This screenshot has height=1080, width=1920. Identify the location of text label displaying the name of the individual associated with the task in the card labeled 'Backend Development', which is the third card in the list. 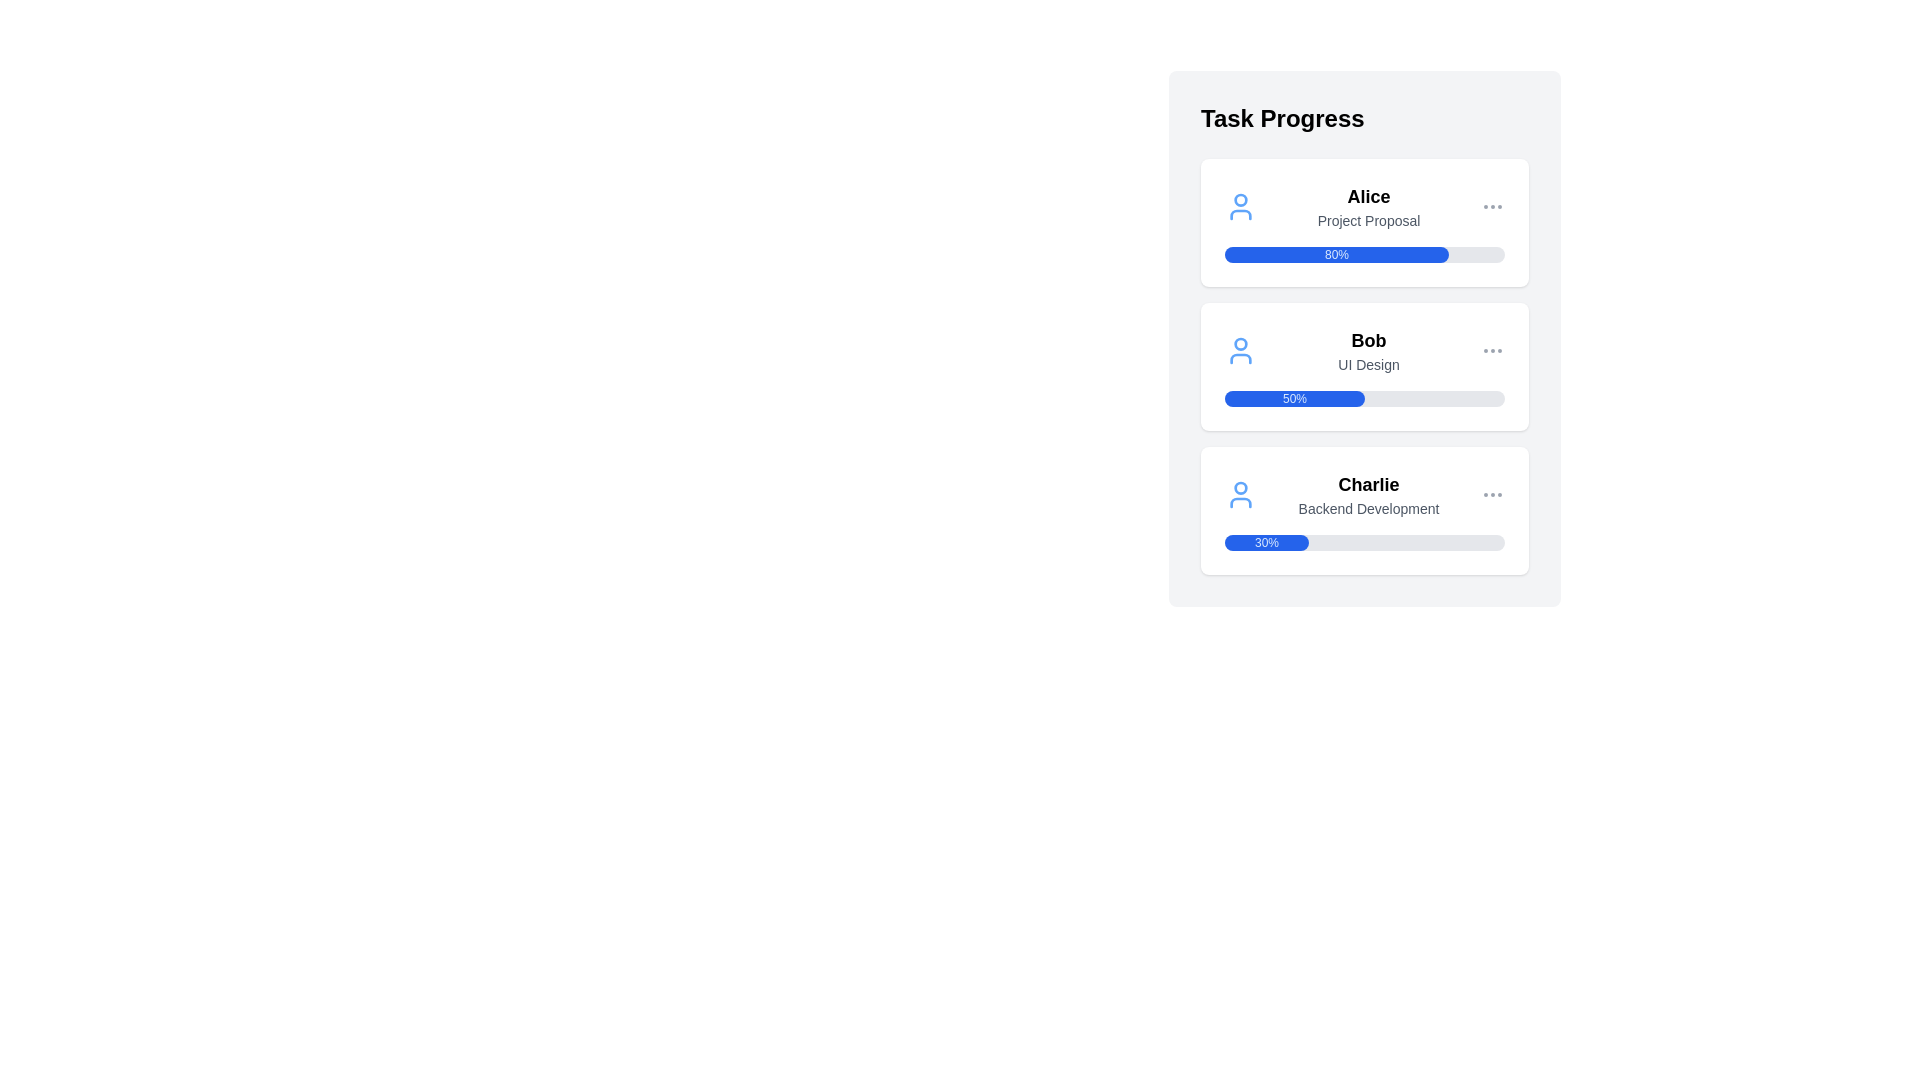
(1367, 485).